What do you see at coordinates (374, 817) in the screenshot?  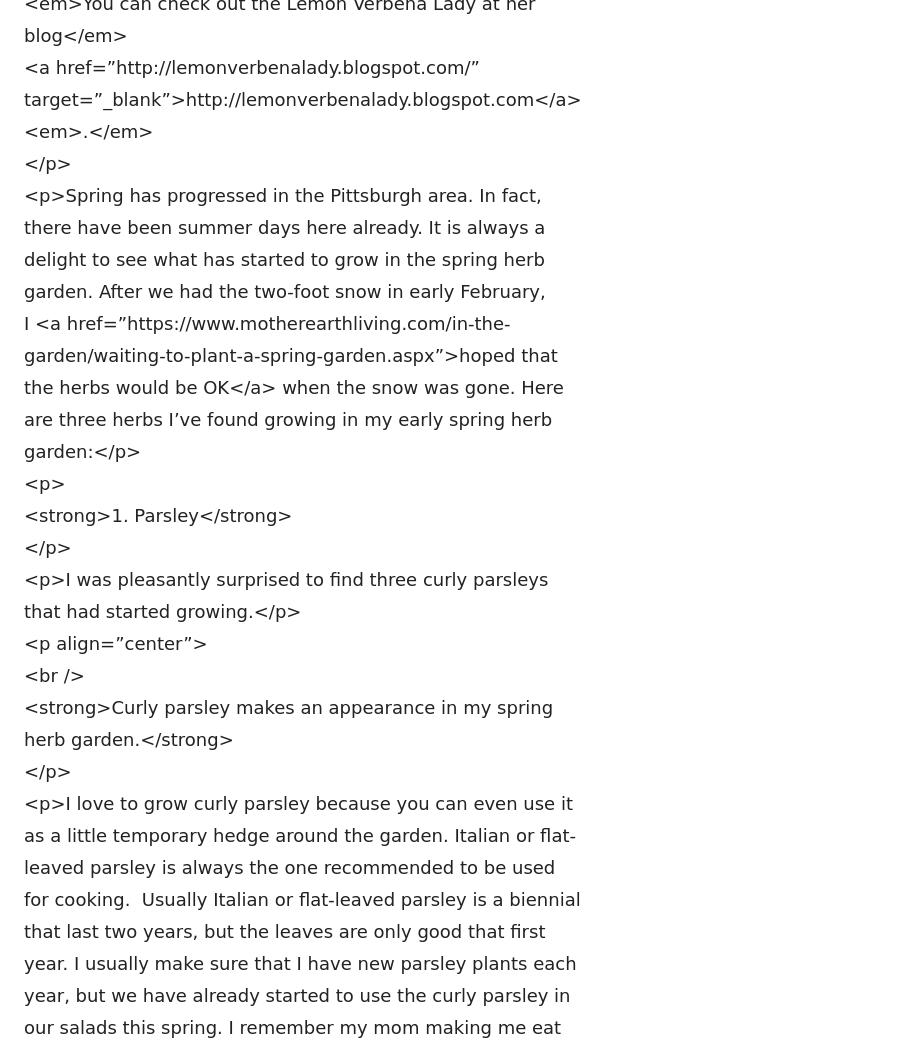 I see `'1-800-456-6018'` at bounding box center [374, 817].